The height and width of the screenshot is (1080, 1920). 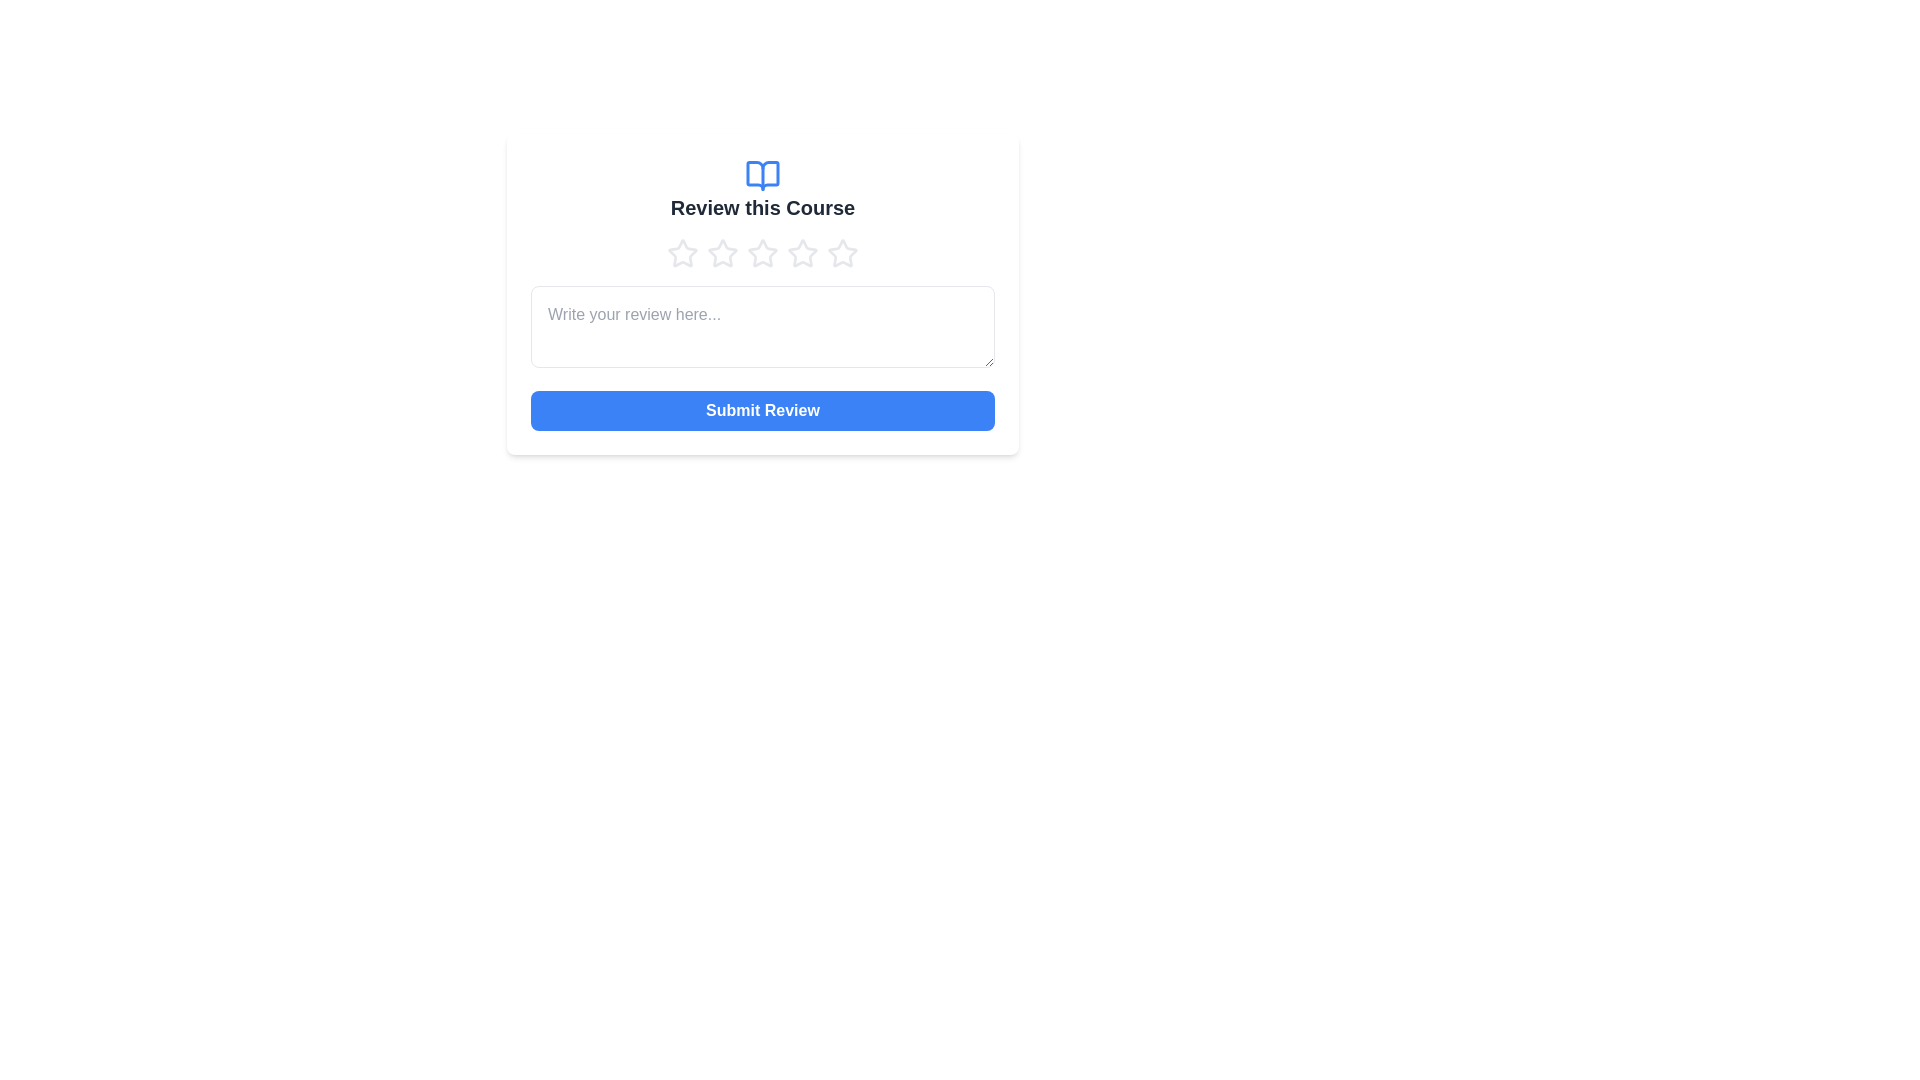 What do you see at coordinates (762, 252) in the screenshot?
I see `the third star in the rating interface to register a rating for the course` at bounding box center [762, 252].